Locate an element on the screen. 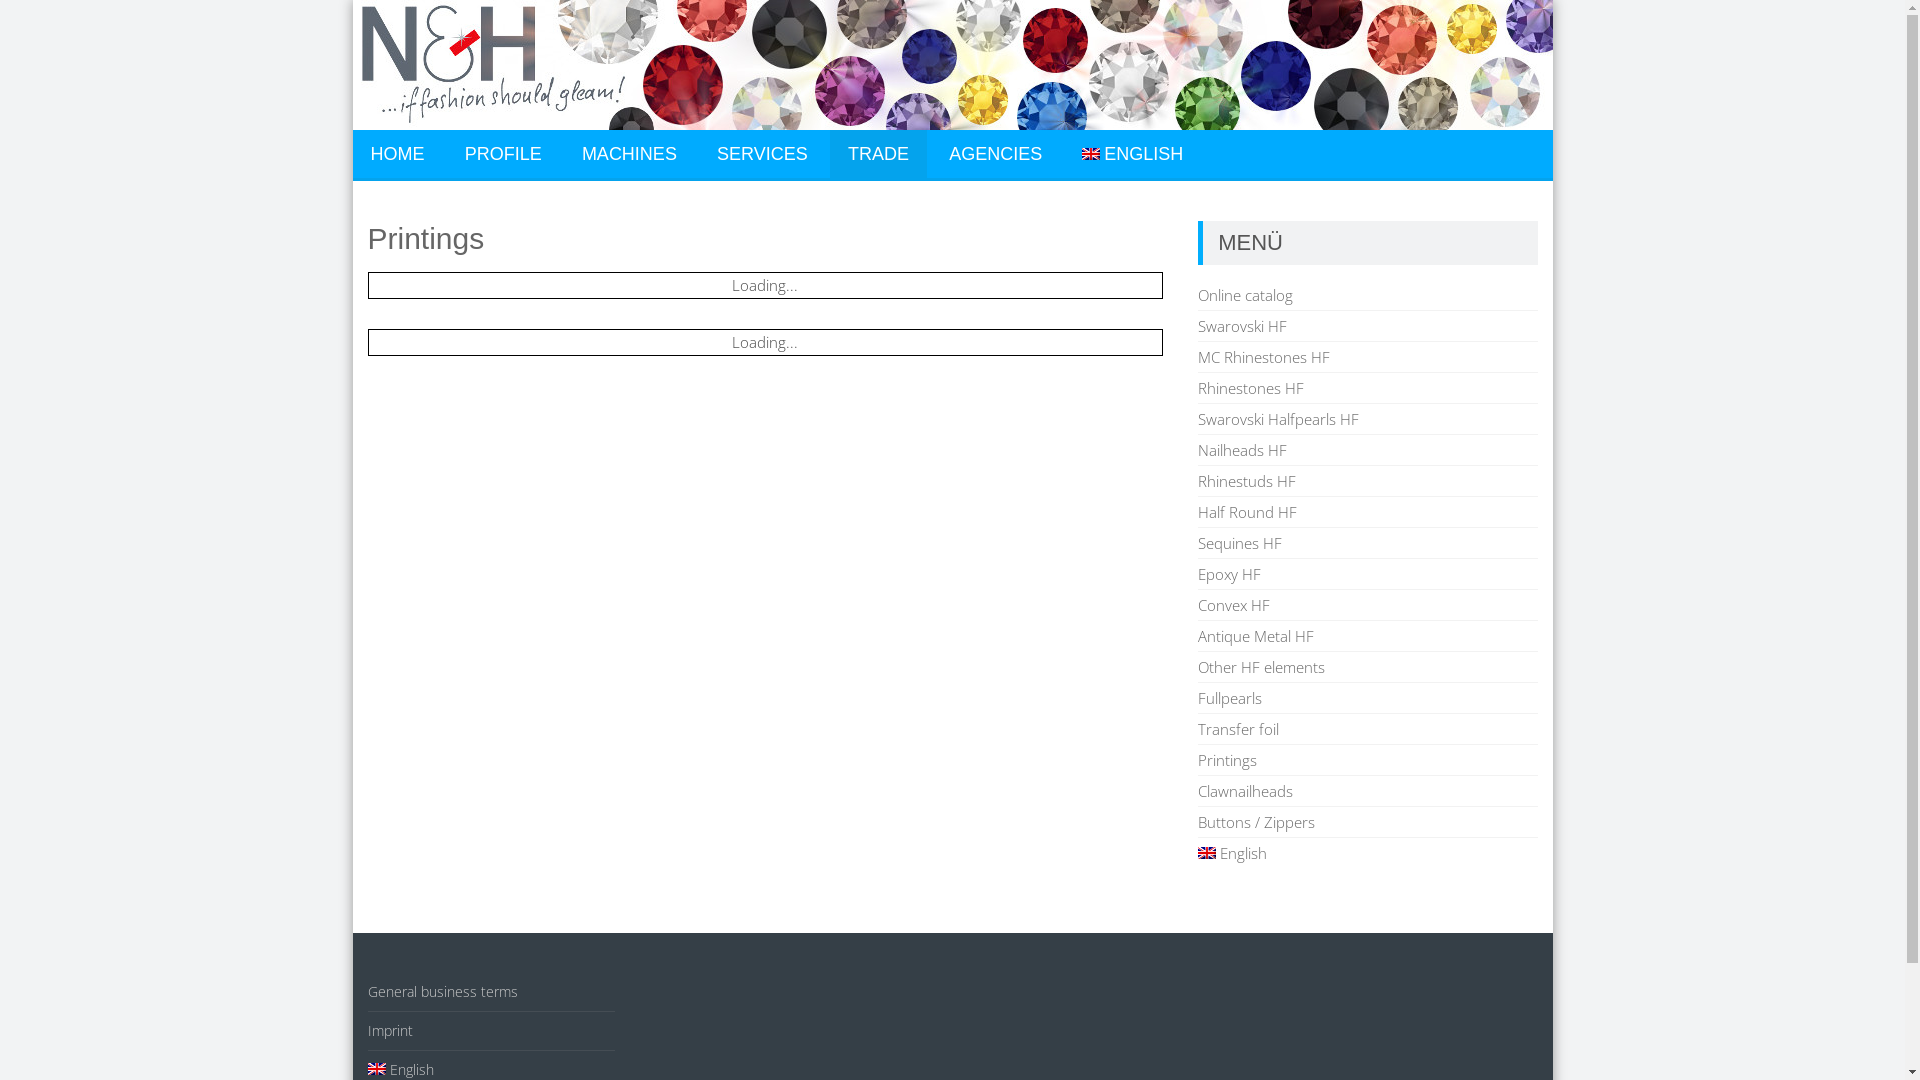 The width and height of the screenshot is (1920, 1080). 'Antique Metal HF' is located at coordinates (1255, 636).